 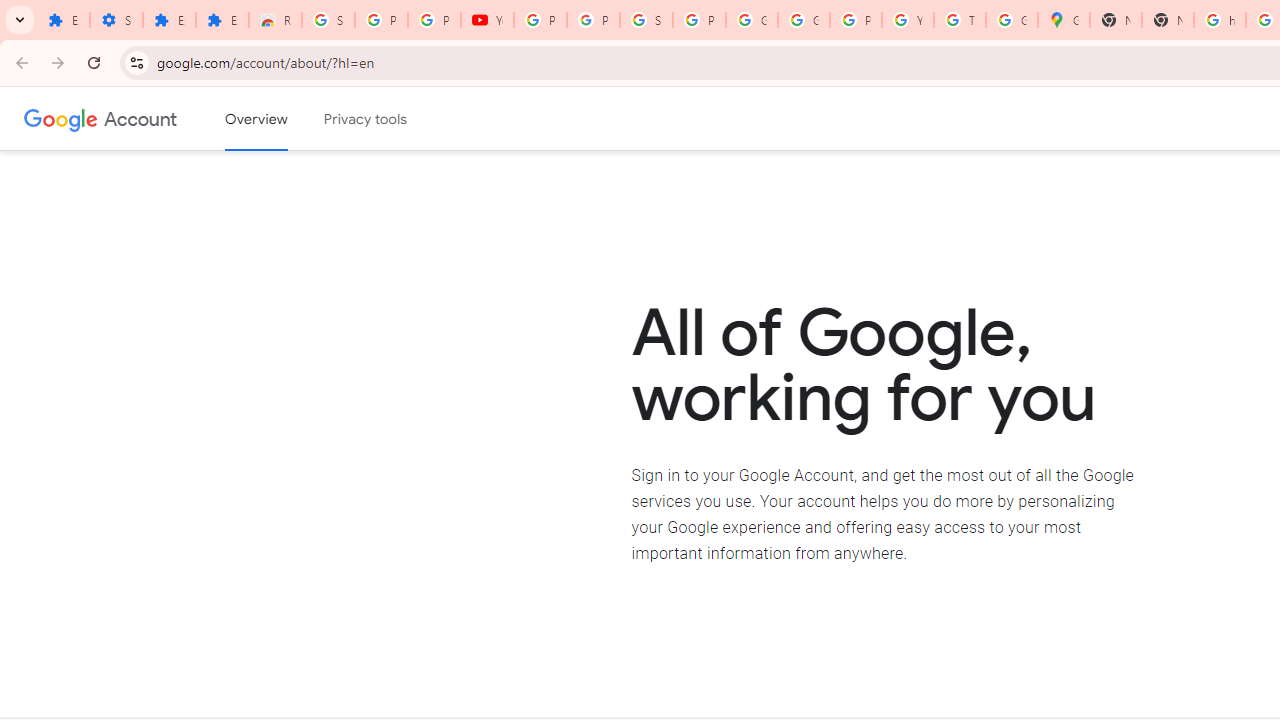 I want to click on 'Reviews: Helix Fruit Jump Arcade Game', so click(x=274, y=20).